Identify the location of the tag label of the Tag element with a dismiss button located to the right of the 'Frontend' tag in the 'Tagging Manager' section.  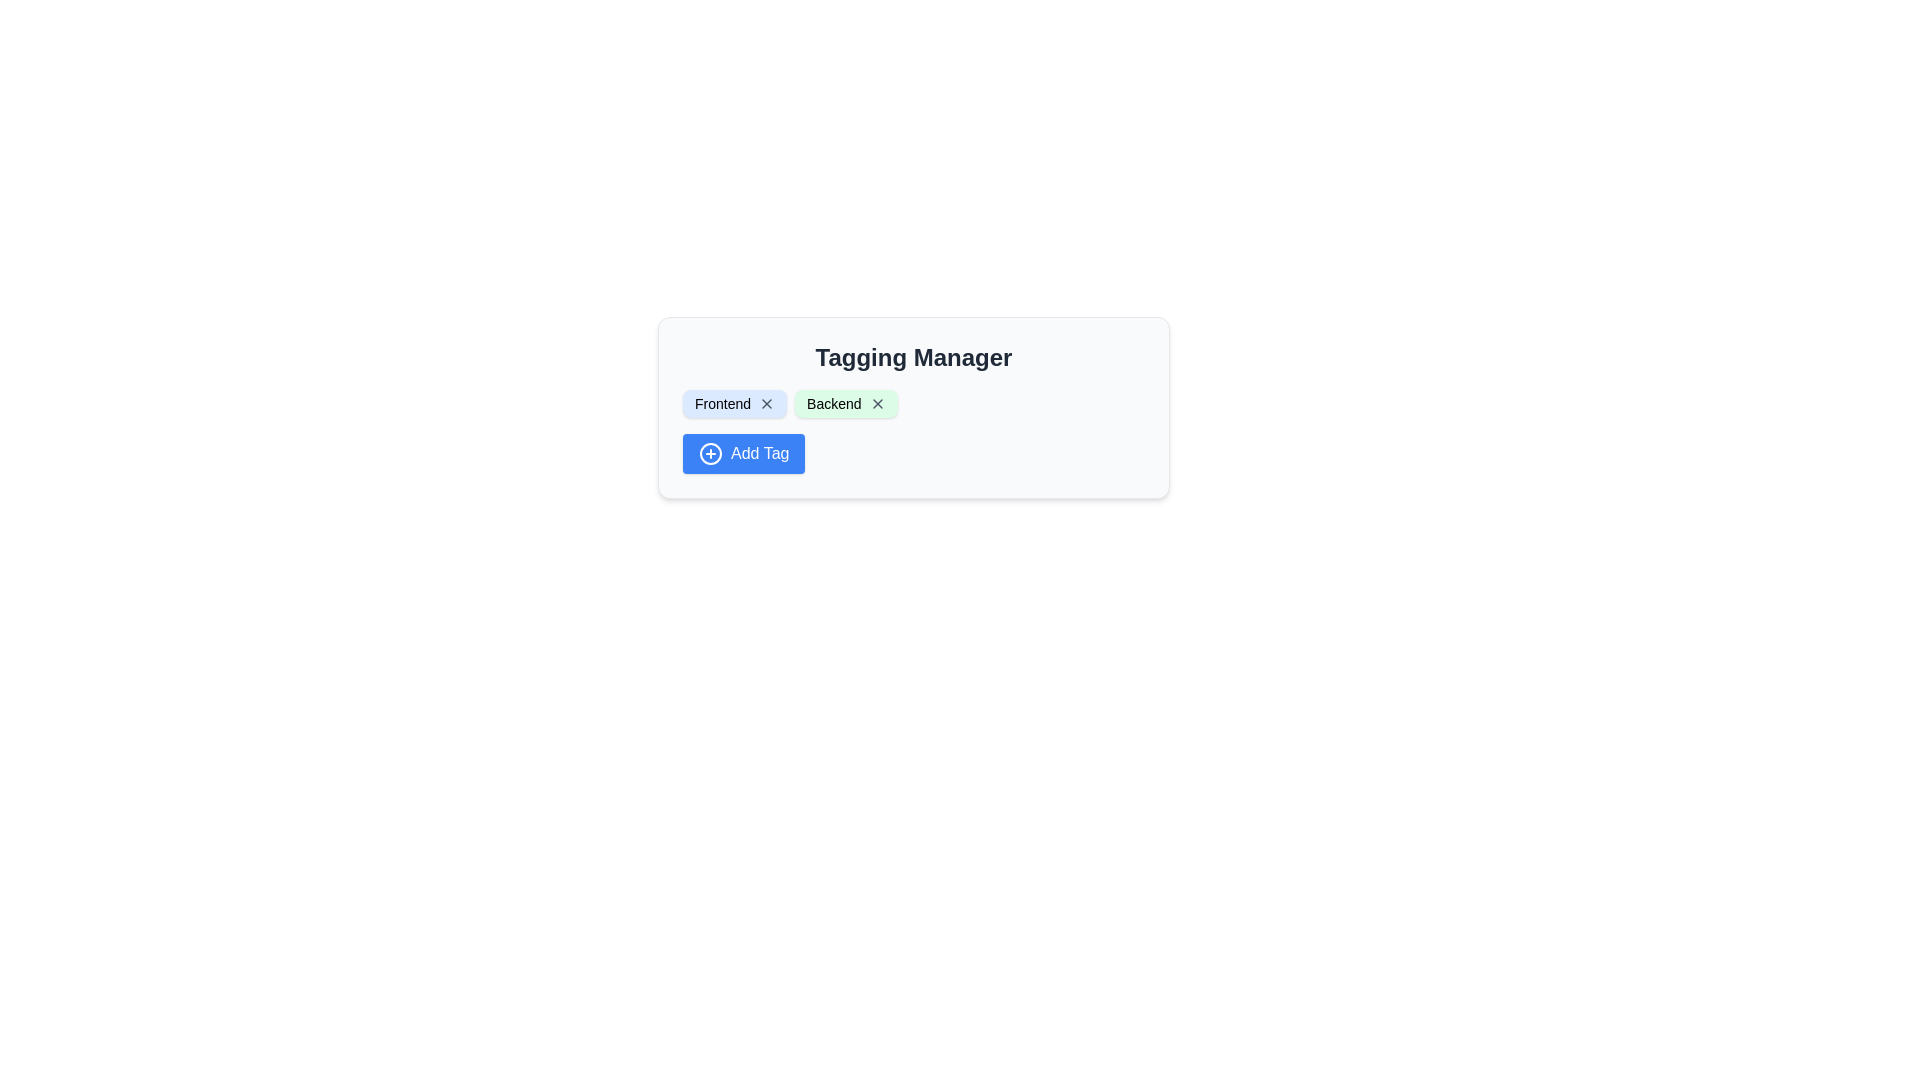
(846, 404).